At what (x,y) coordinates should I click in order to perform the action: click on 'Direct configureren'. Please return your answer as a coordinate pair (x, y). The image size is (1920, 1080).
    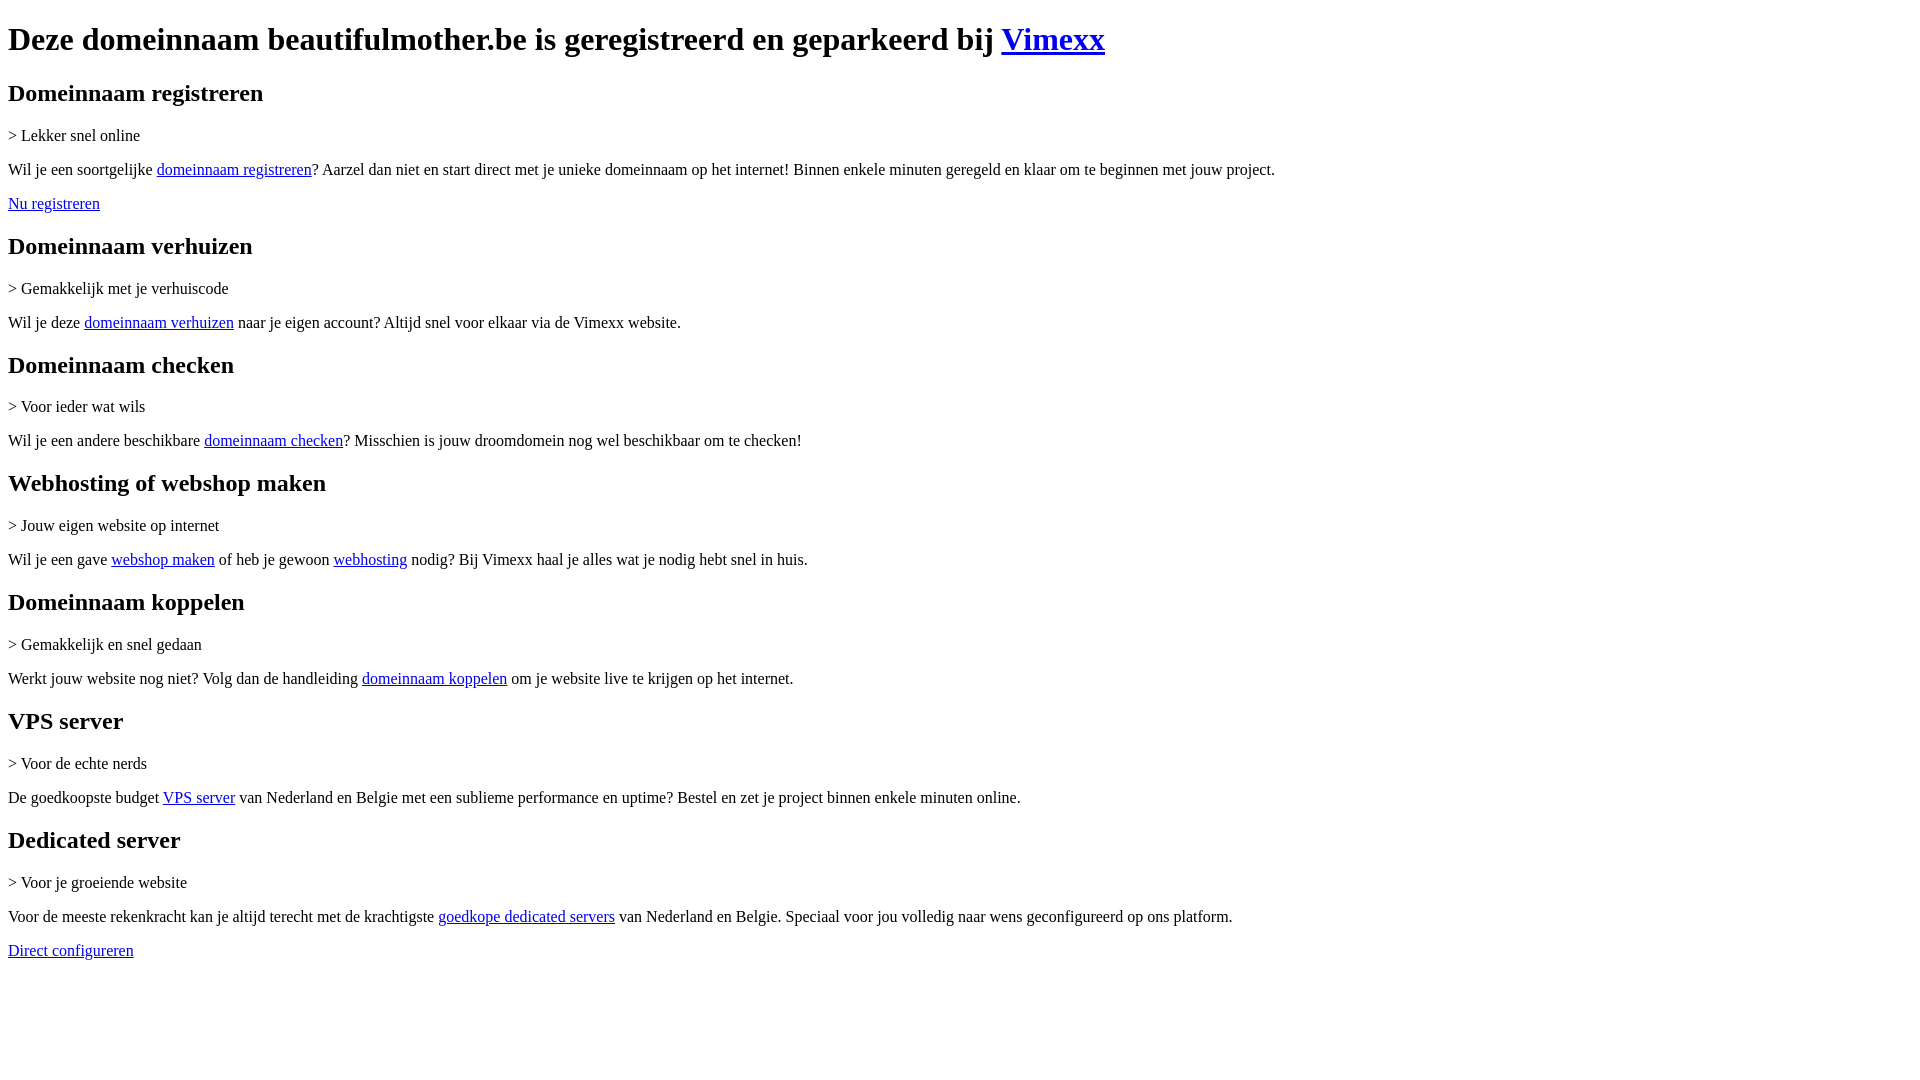
    Looking at the image, I should click on (71, 949).